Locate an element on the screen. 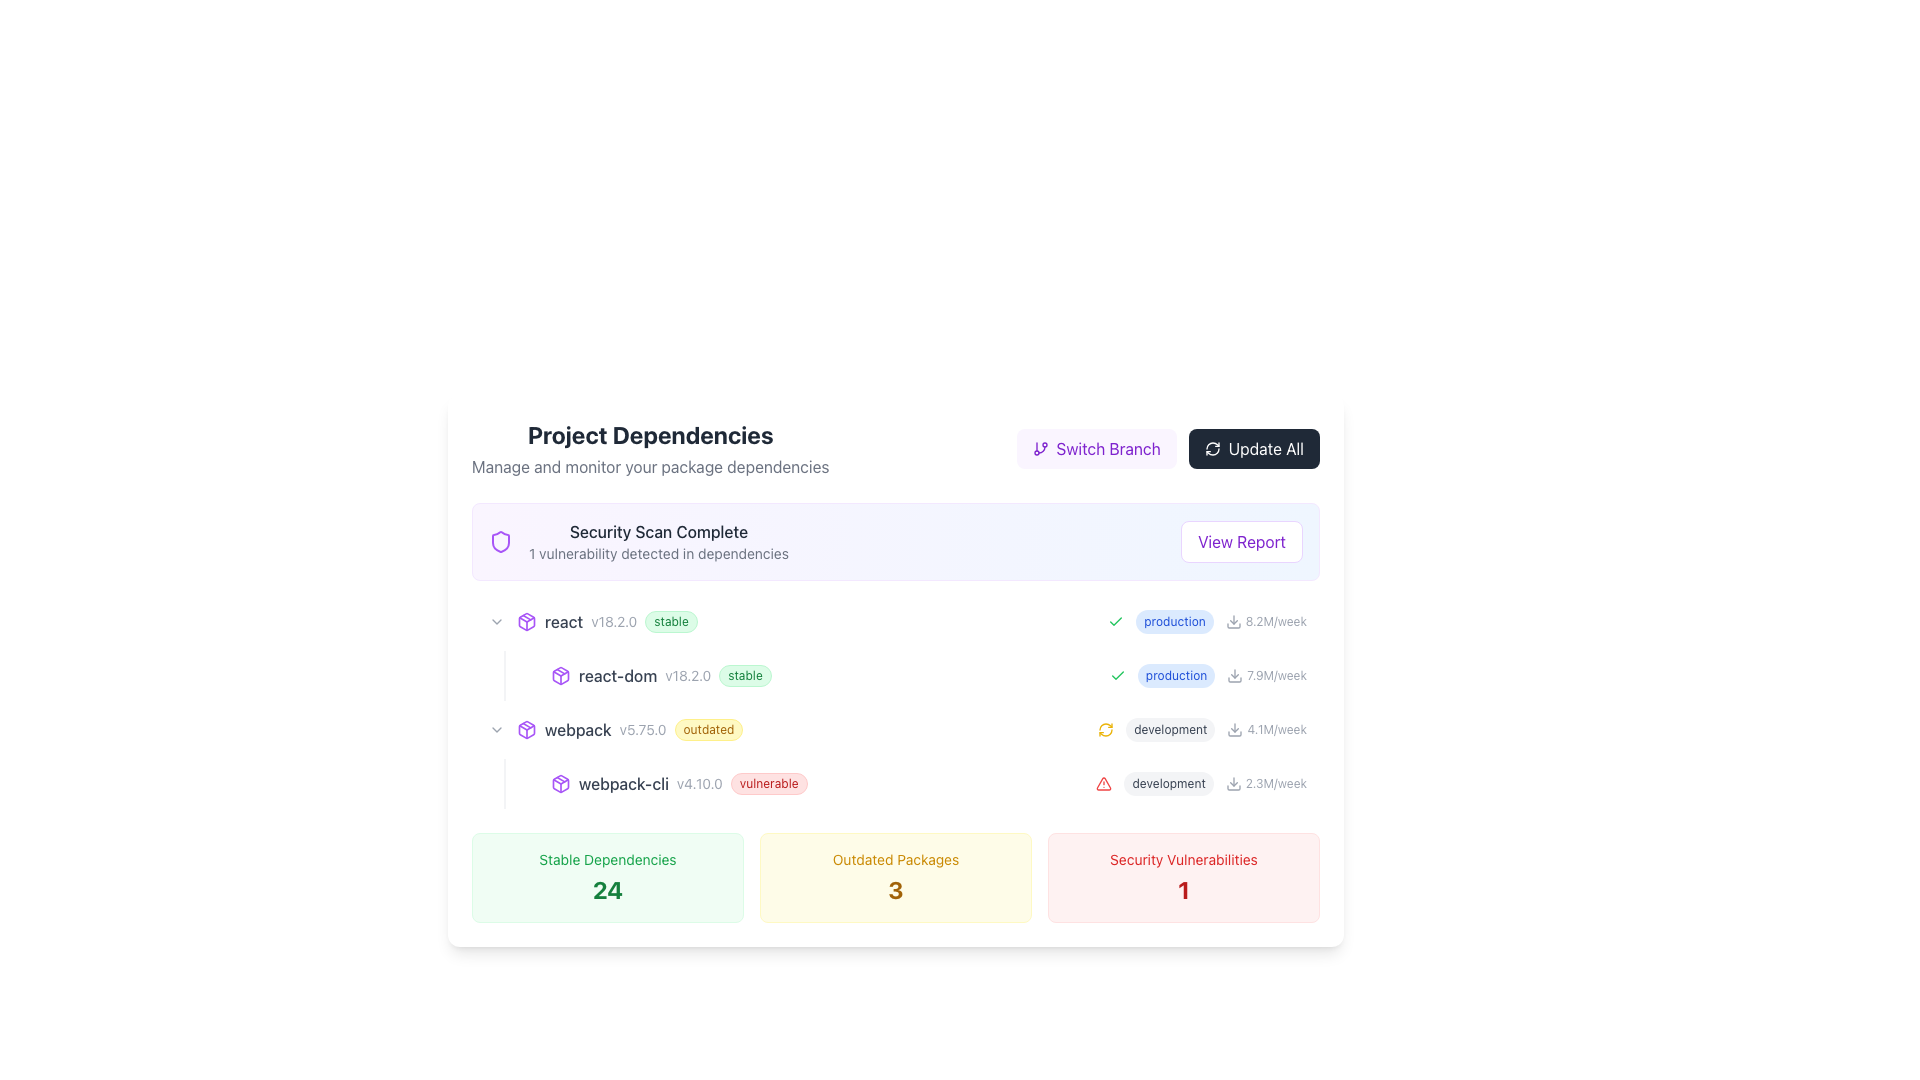 The height and width of the screenshot is (1080, 1920). the Summary indicator or status box displaying 'Outdated Packages' is located at coordinates (895, 877).